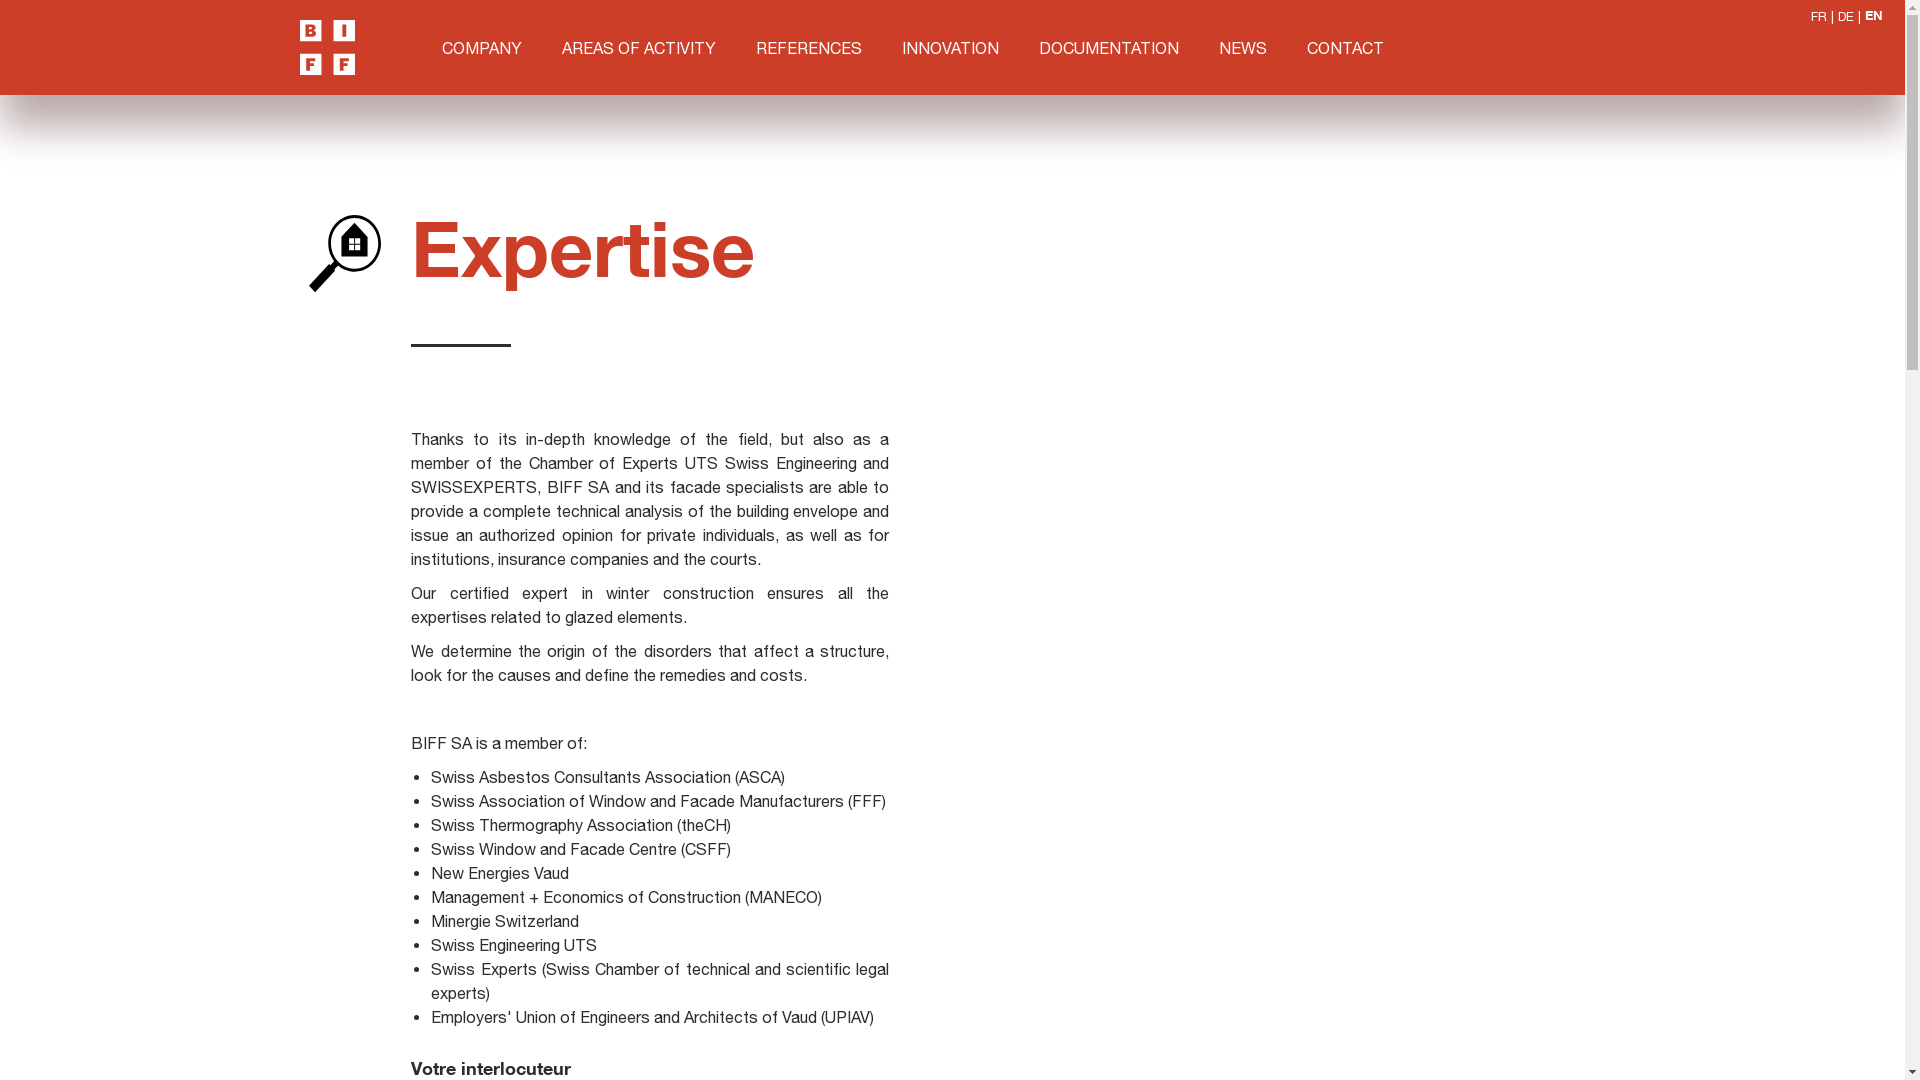  Describe the element at coordinates (1107, 45) in the screenshot. I see `'DOCUMENTATION'` at that location.